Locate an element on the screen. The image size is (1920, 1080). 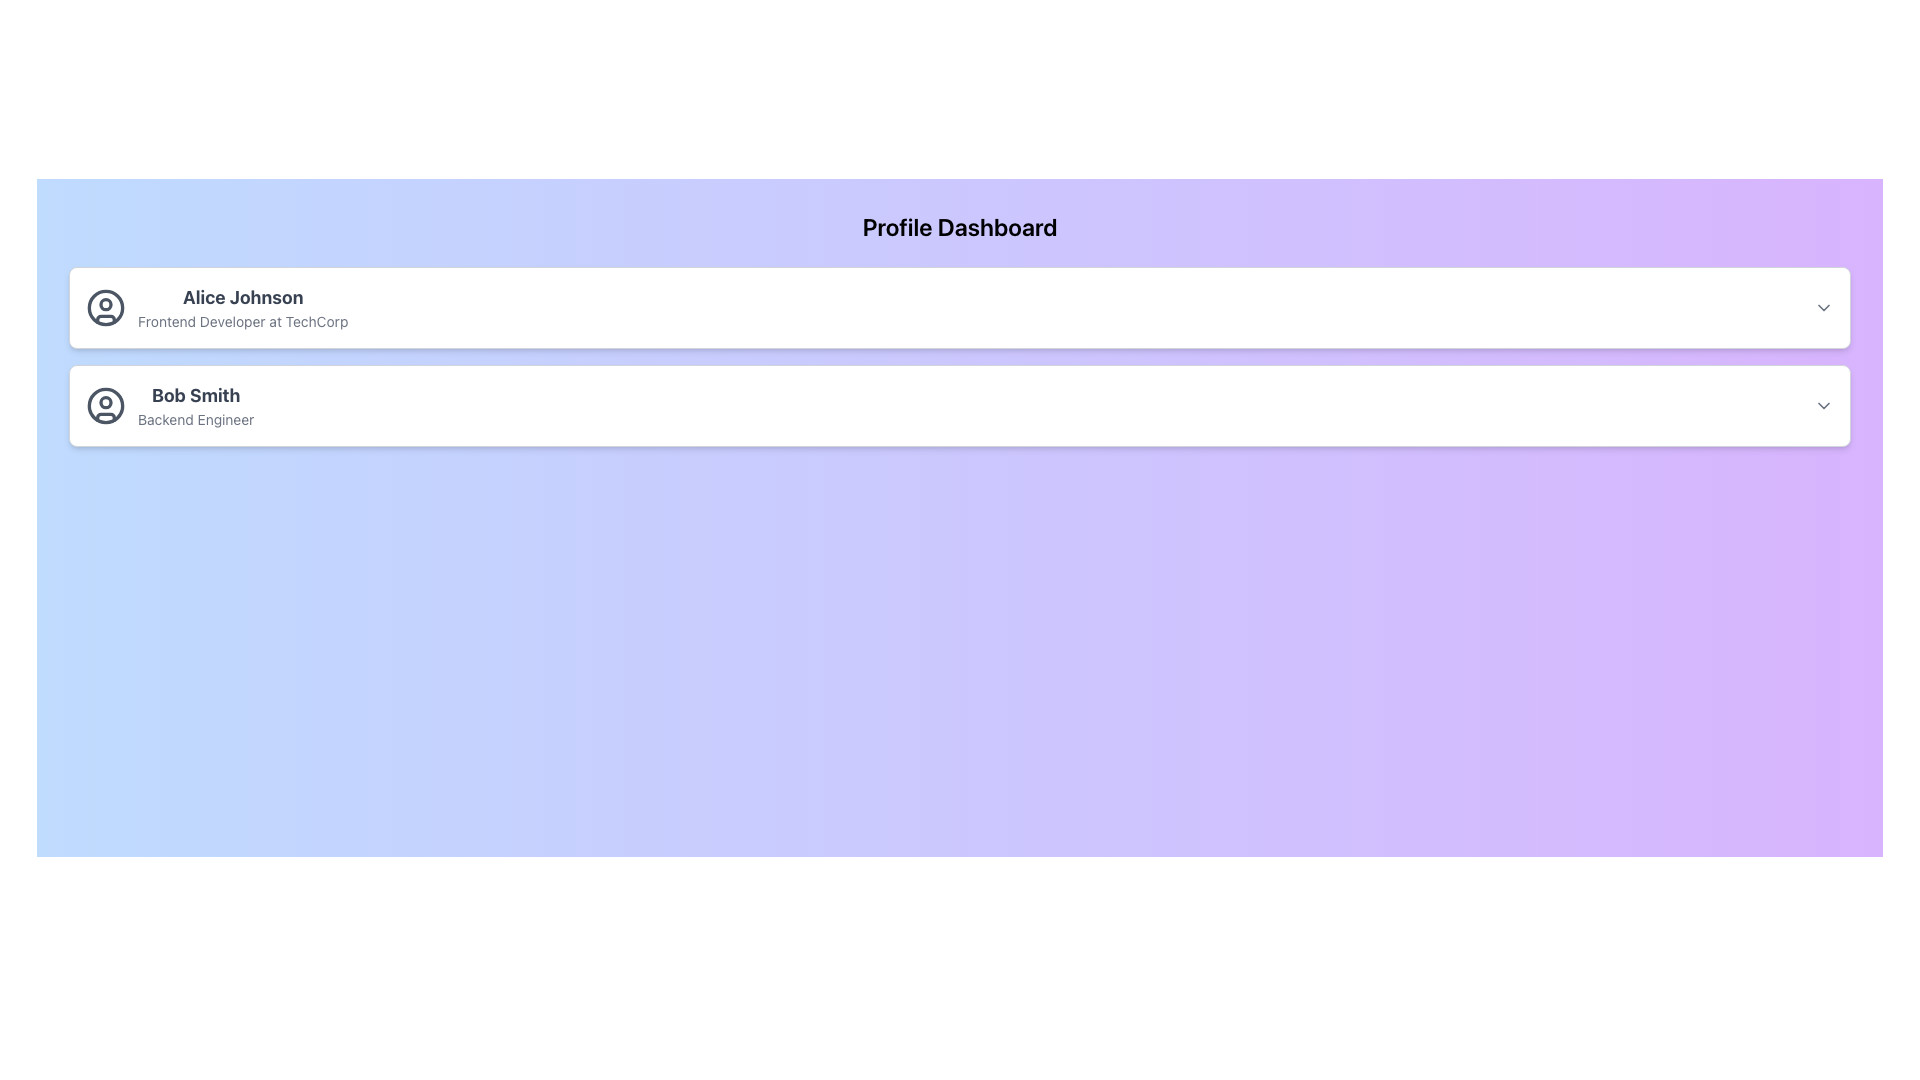
the bottom curving section of the user figure within the avatar icon on the first profile card on the dashboard is located at coordinates (104, 318).